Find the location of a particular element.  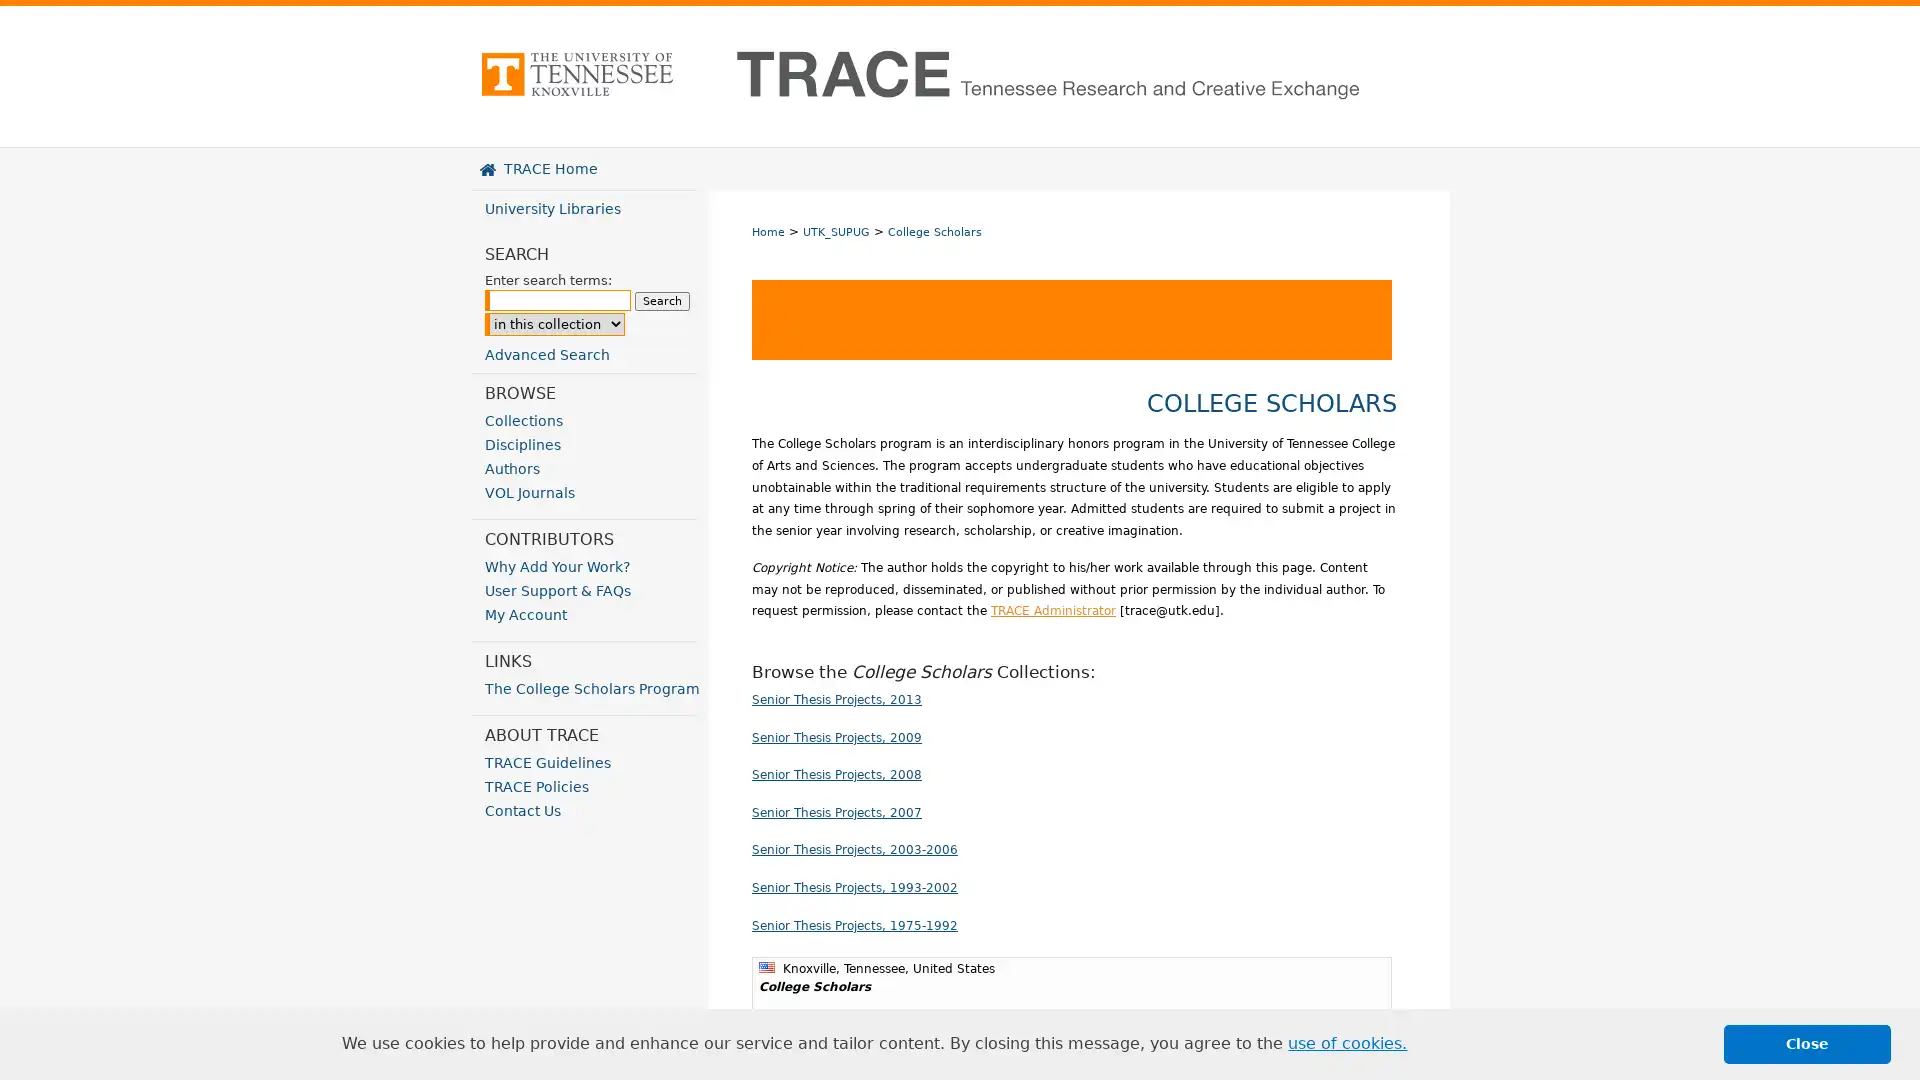

dismiss cookie message is located at coordinates (1807, 1043).